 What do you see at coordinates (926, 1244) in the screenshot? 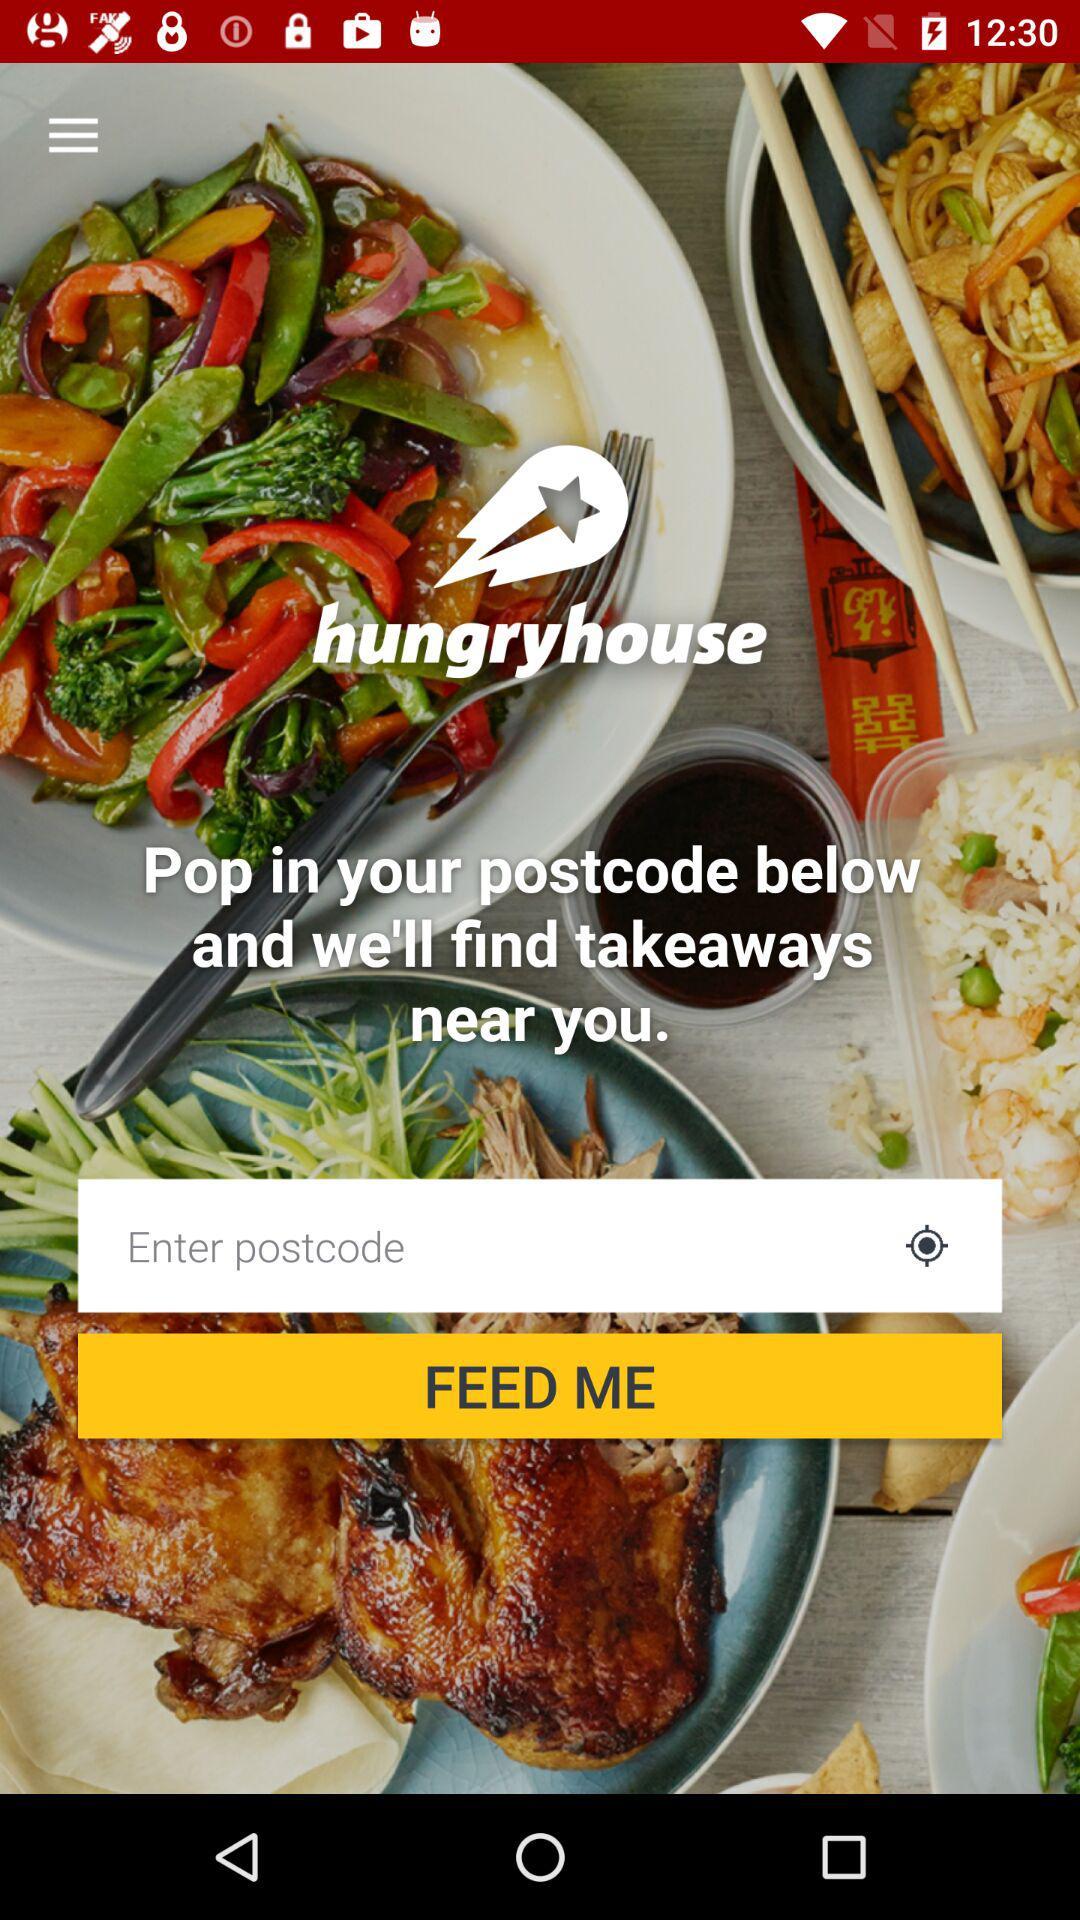
I see `icon above feed me icon` at bounding box center [926, 1244].